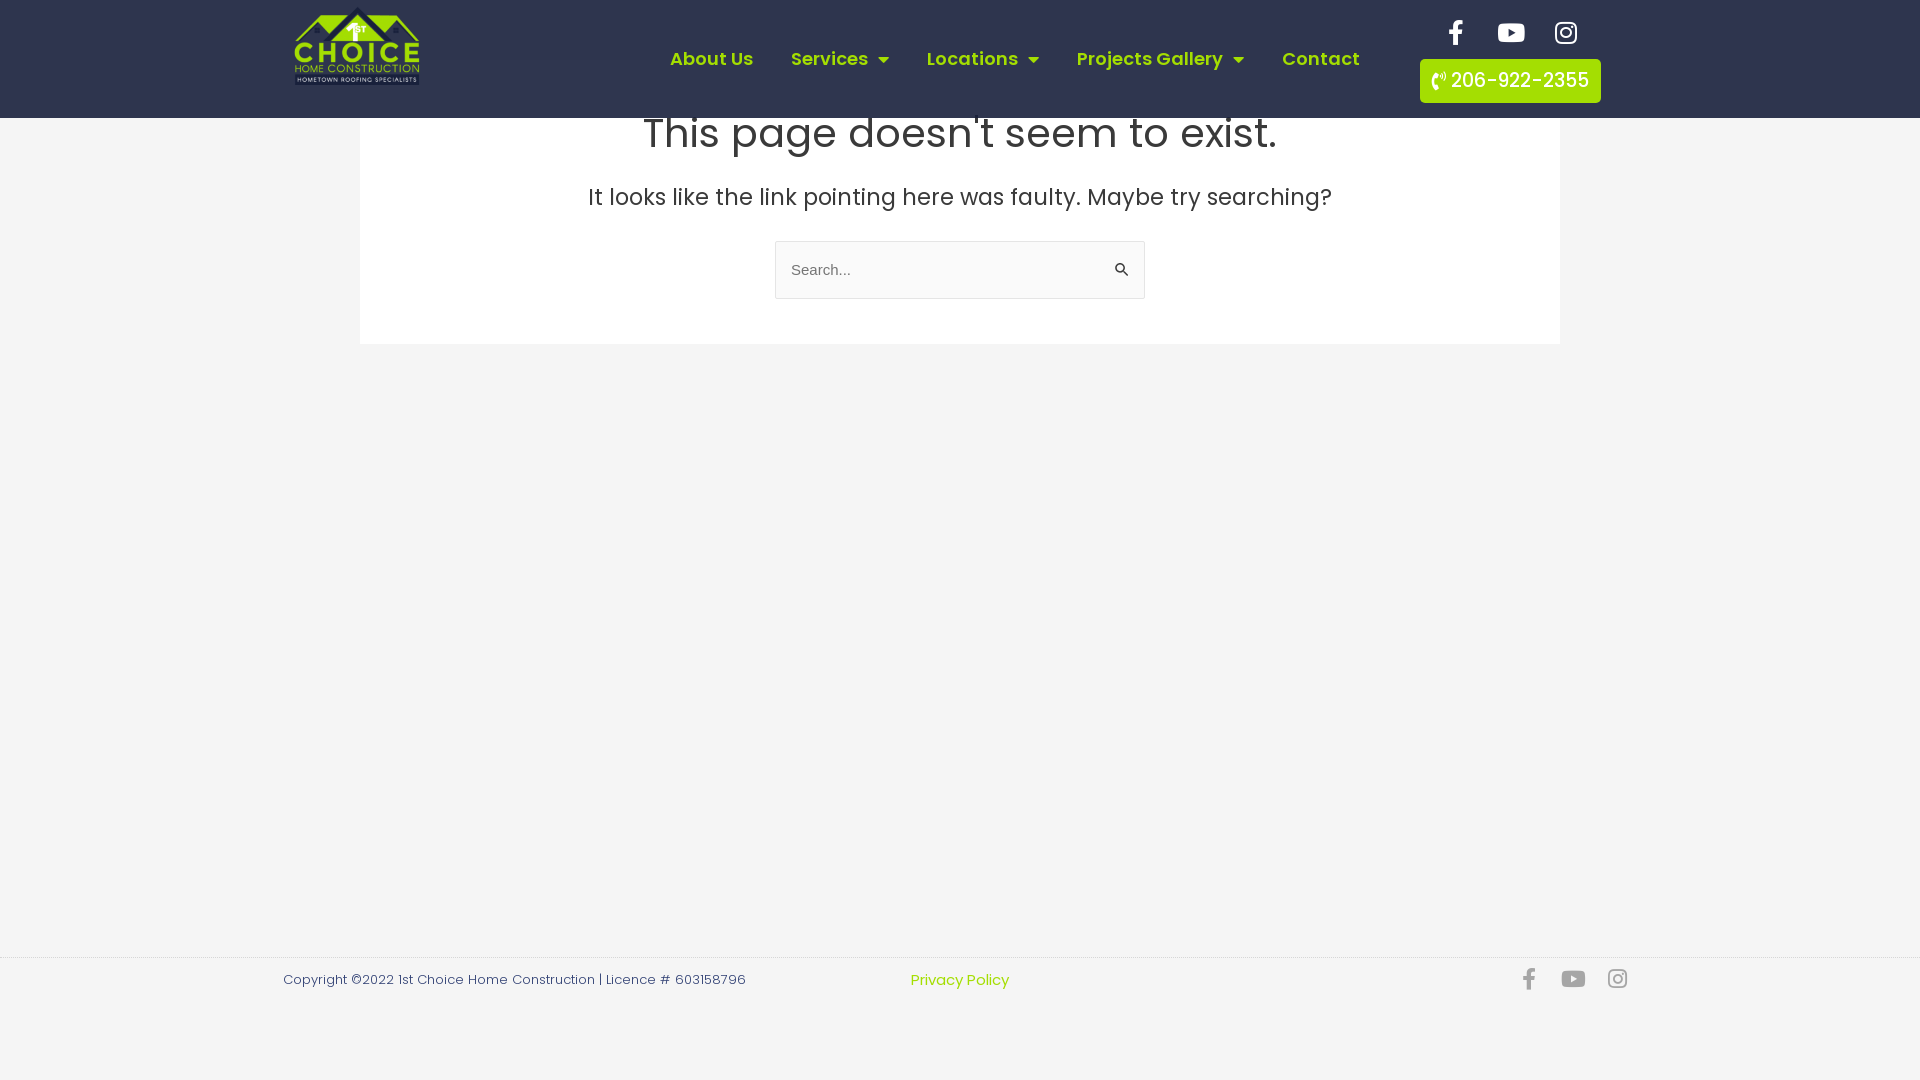 The width and height of the screenshot is (1920, 1080). Describe the element at coordinates (1098, 259) in the screenshot. I see `'Search'` at that location.